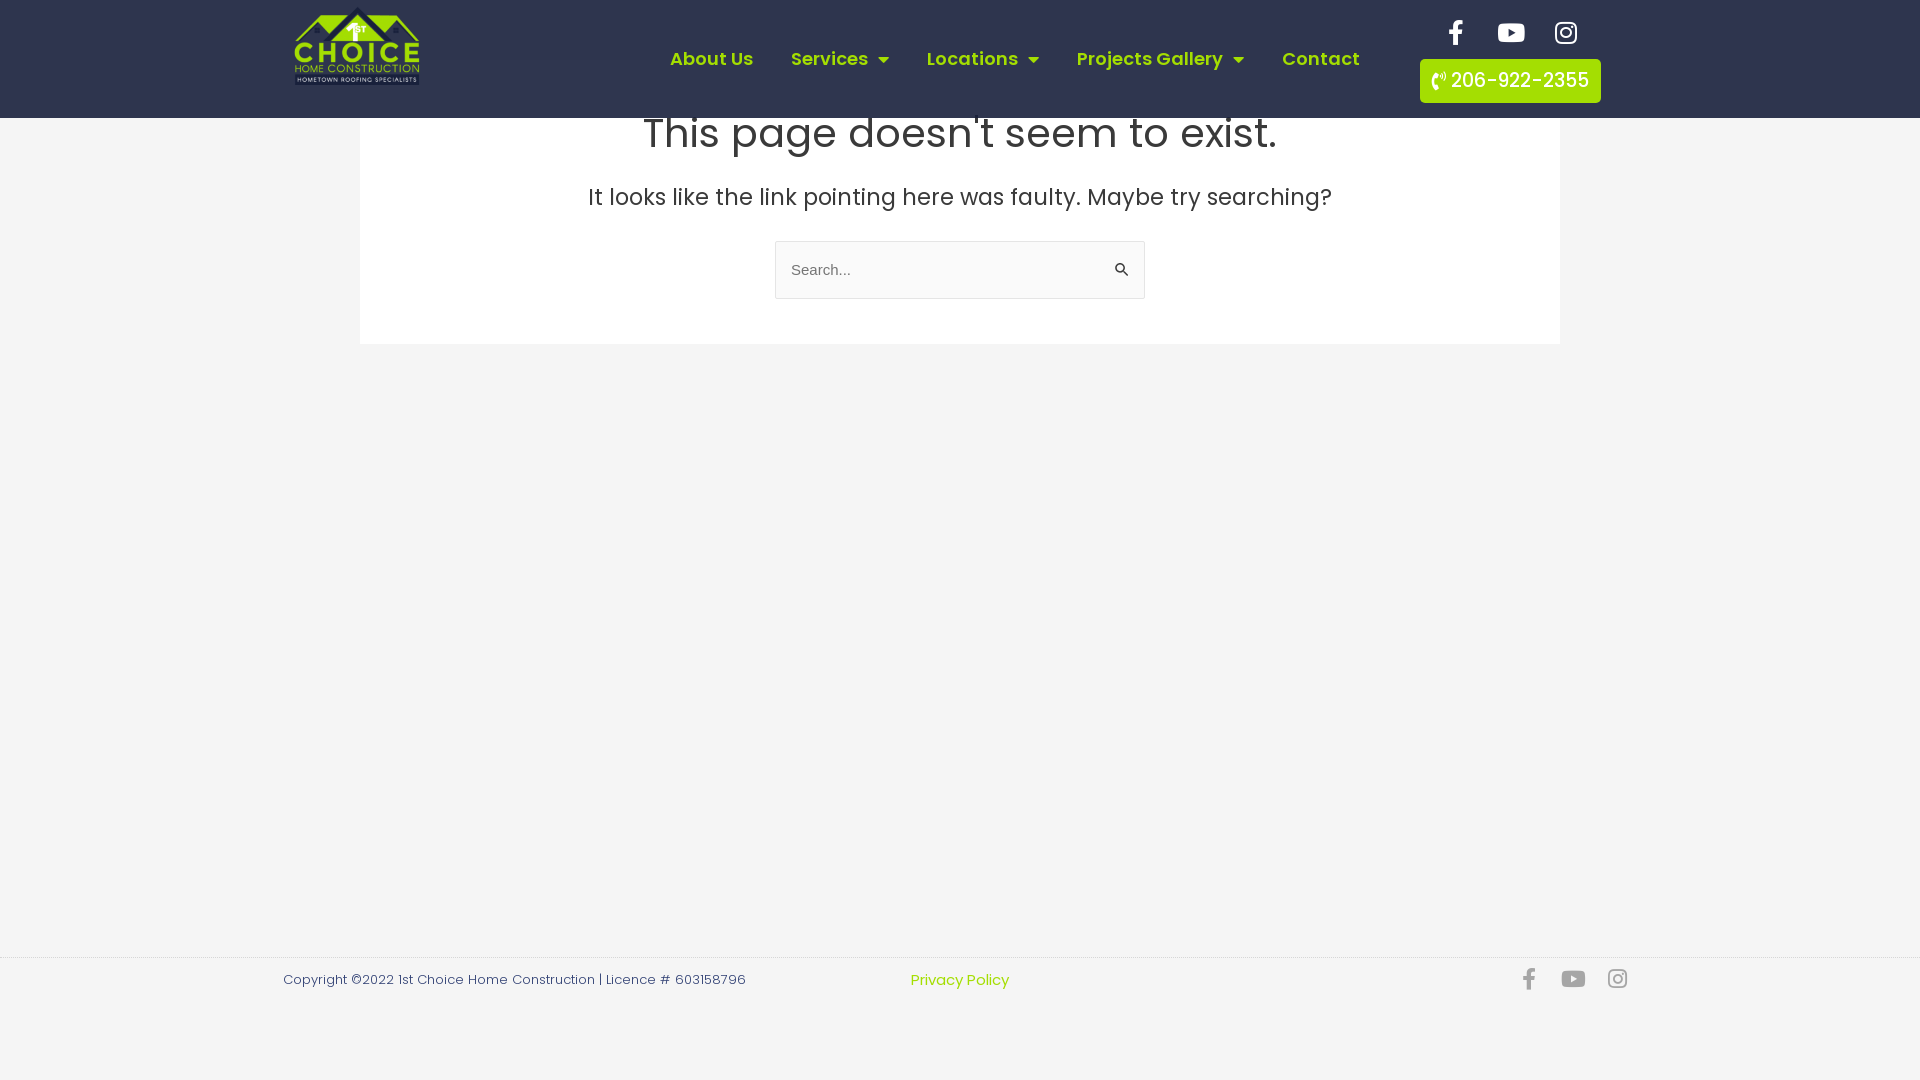 The width and height of the screenshot is (1920, 1080). Describe the element at coordinates (1098, 259) in the screenshot. I see `'Search'` at that location.